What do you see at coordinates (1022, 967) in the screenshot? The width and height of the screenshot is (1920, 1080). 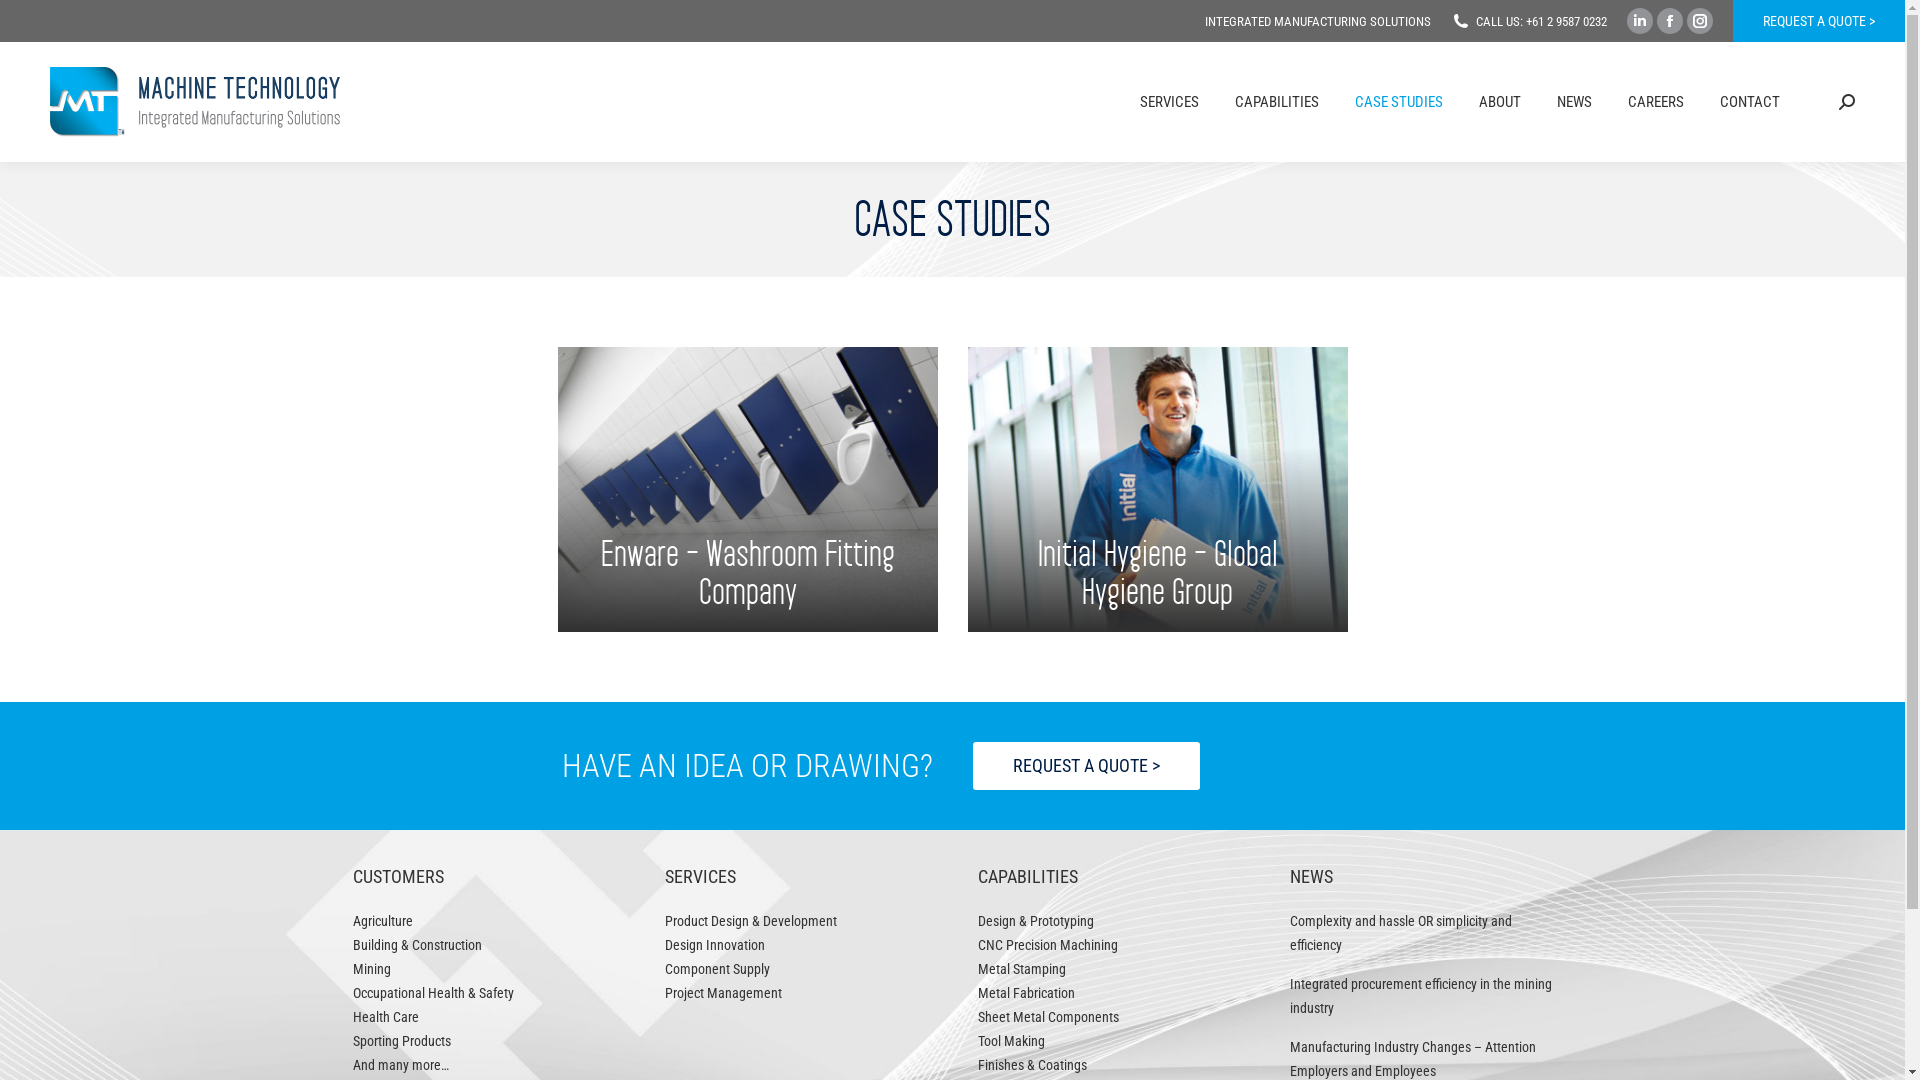 I see `'Metal Stamping'` at bounding box center [1022, 967].